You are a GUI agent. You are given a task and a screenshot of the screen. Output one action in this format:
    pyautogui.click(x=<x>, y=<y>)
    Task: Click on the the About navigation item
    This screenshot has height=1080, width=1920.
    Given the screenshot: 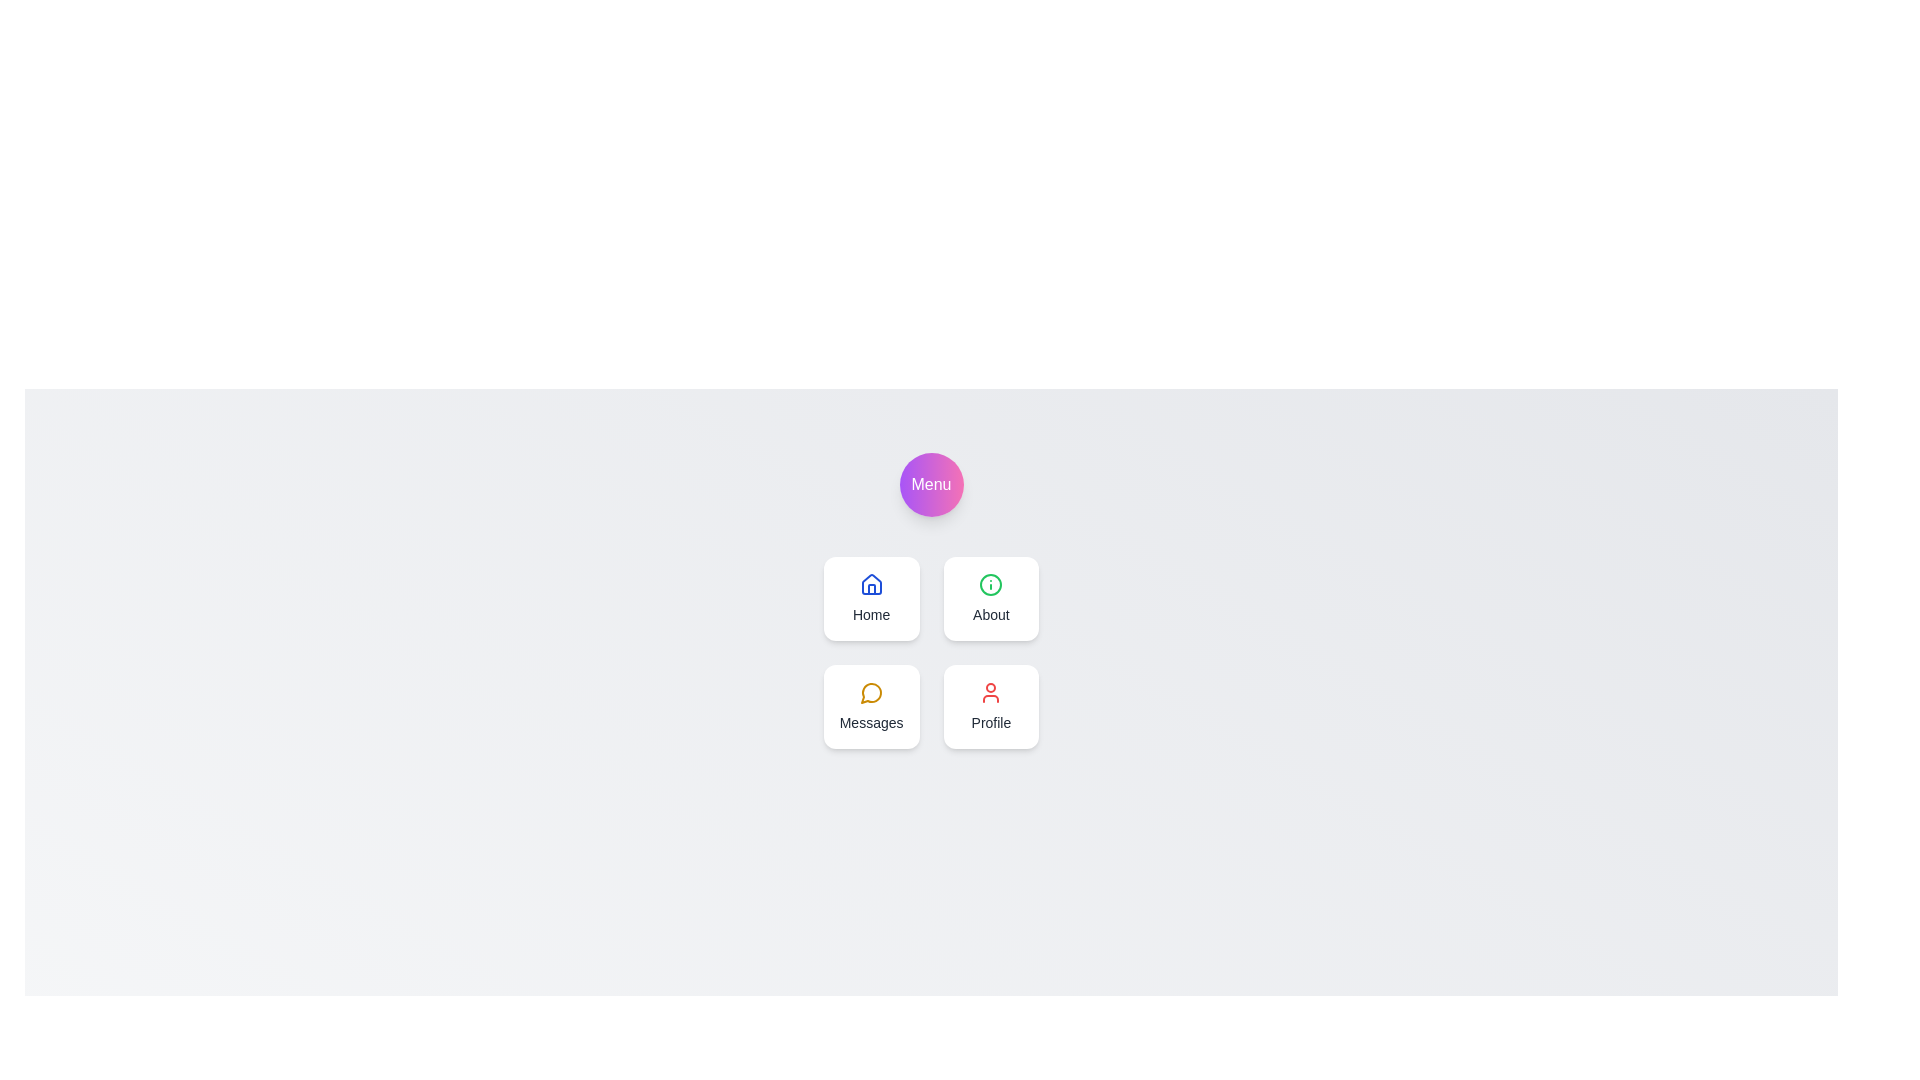 What is the action you would take?
    pyautogui.click(x=991, y=597)
    